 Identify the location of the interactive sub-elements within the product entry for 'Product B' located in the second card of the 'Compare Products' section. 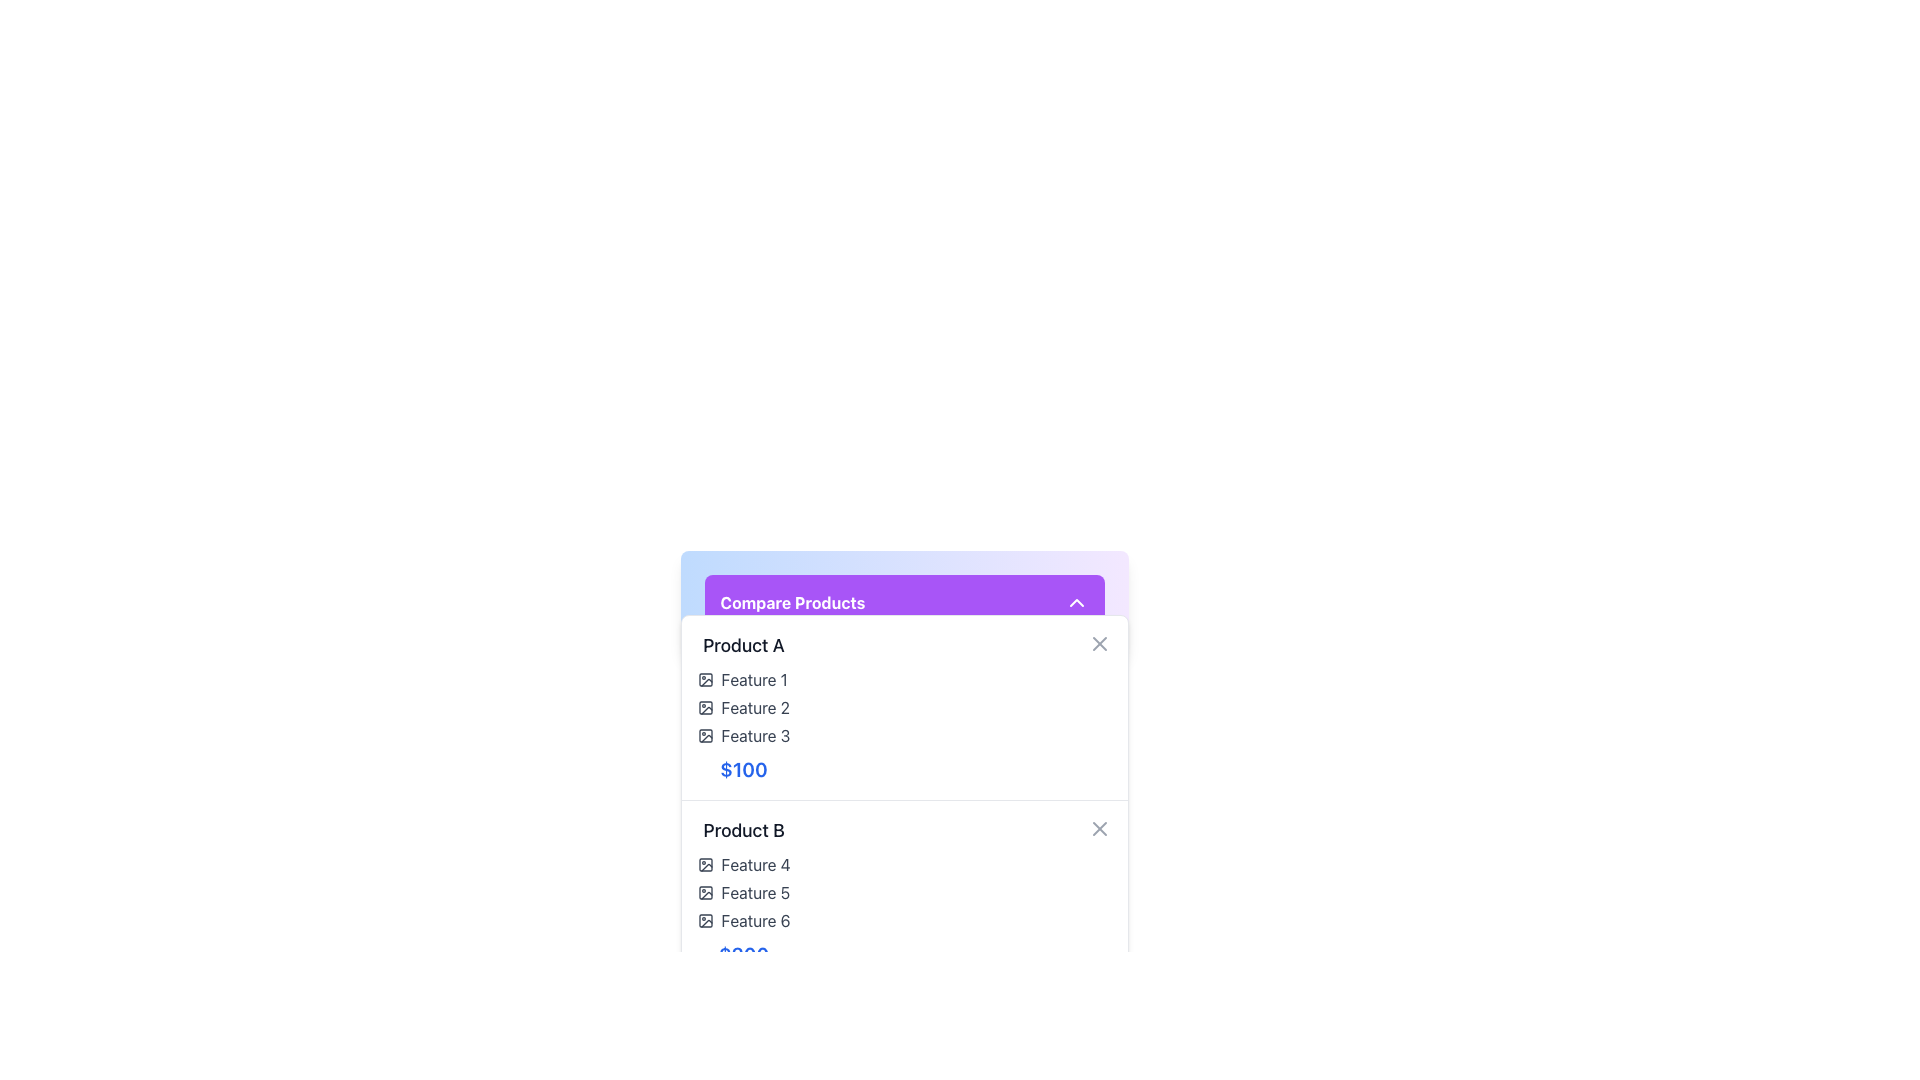
(743, 892).